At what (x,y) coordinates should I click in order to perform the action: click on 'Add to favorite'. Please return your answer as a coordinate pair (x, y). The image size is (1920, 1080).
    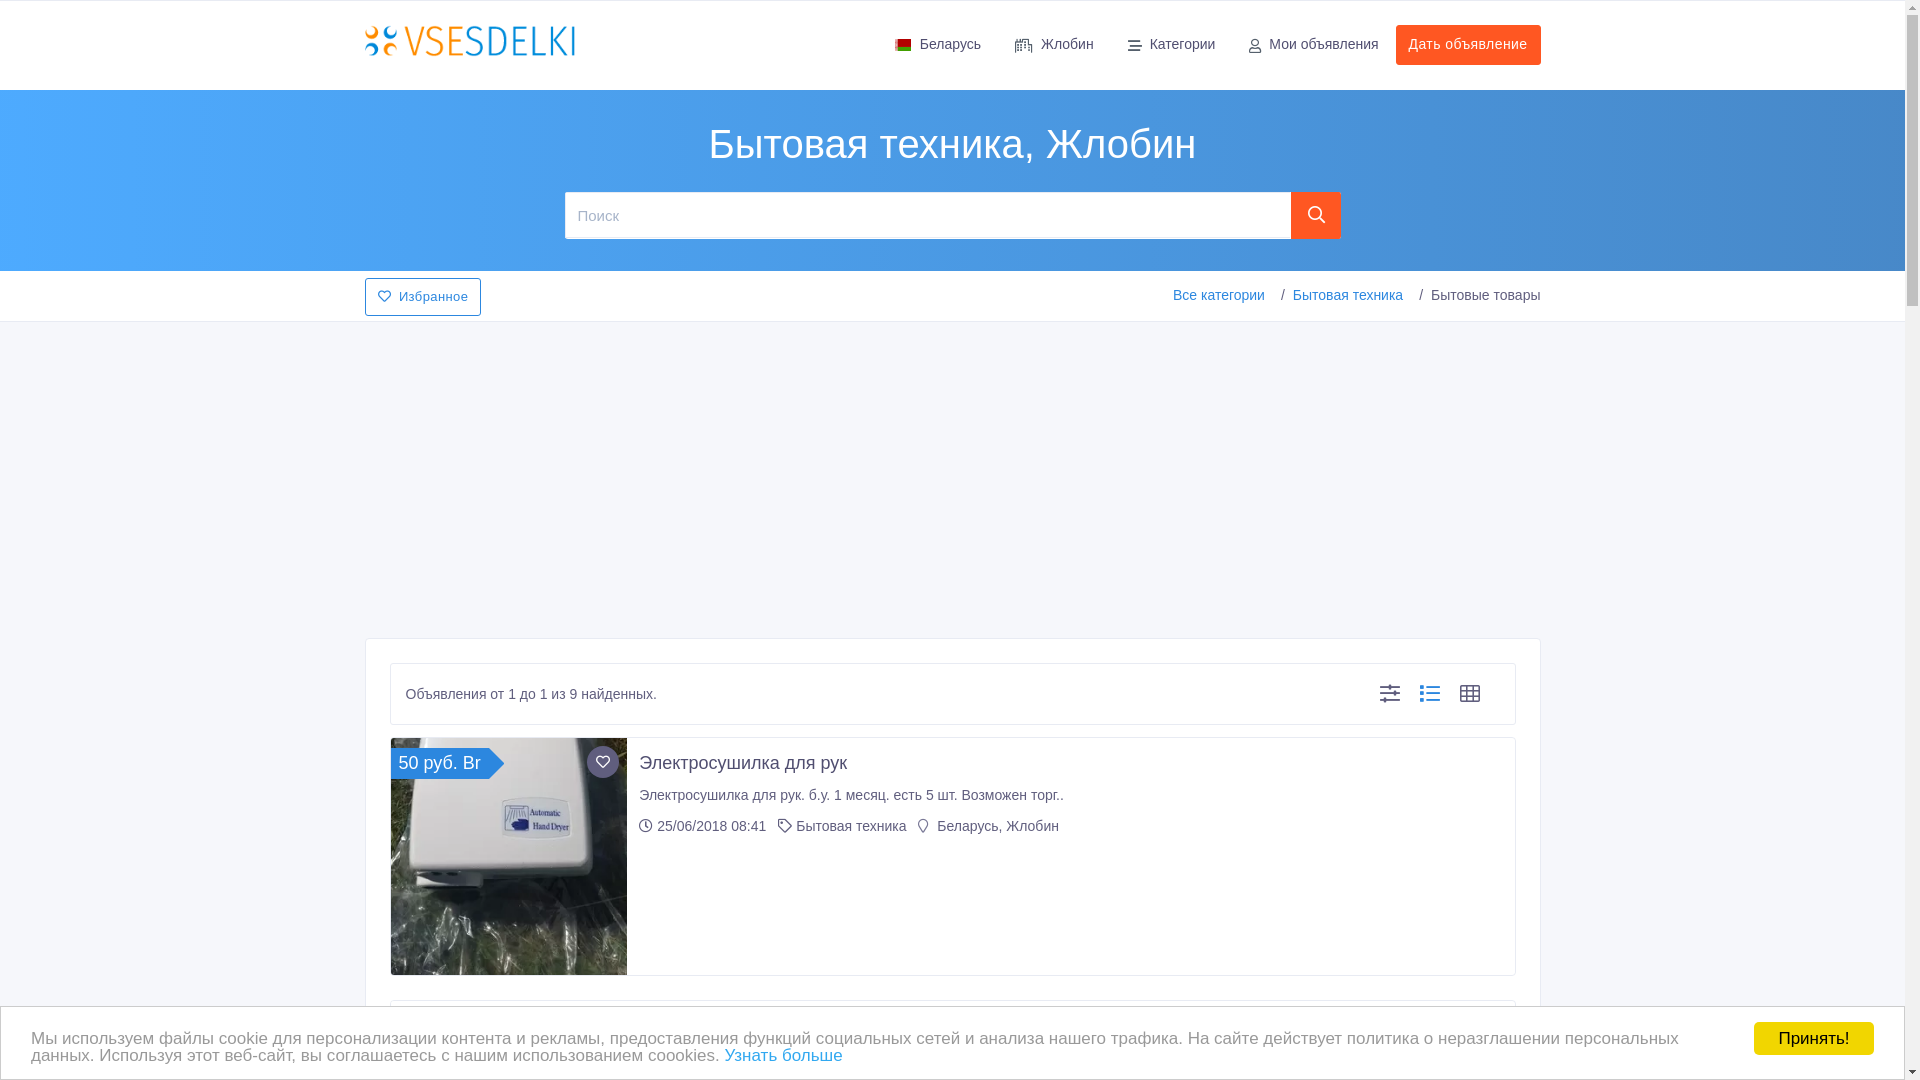
    Looking at the image, I should click on (602, 762).